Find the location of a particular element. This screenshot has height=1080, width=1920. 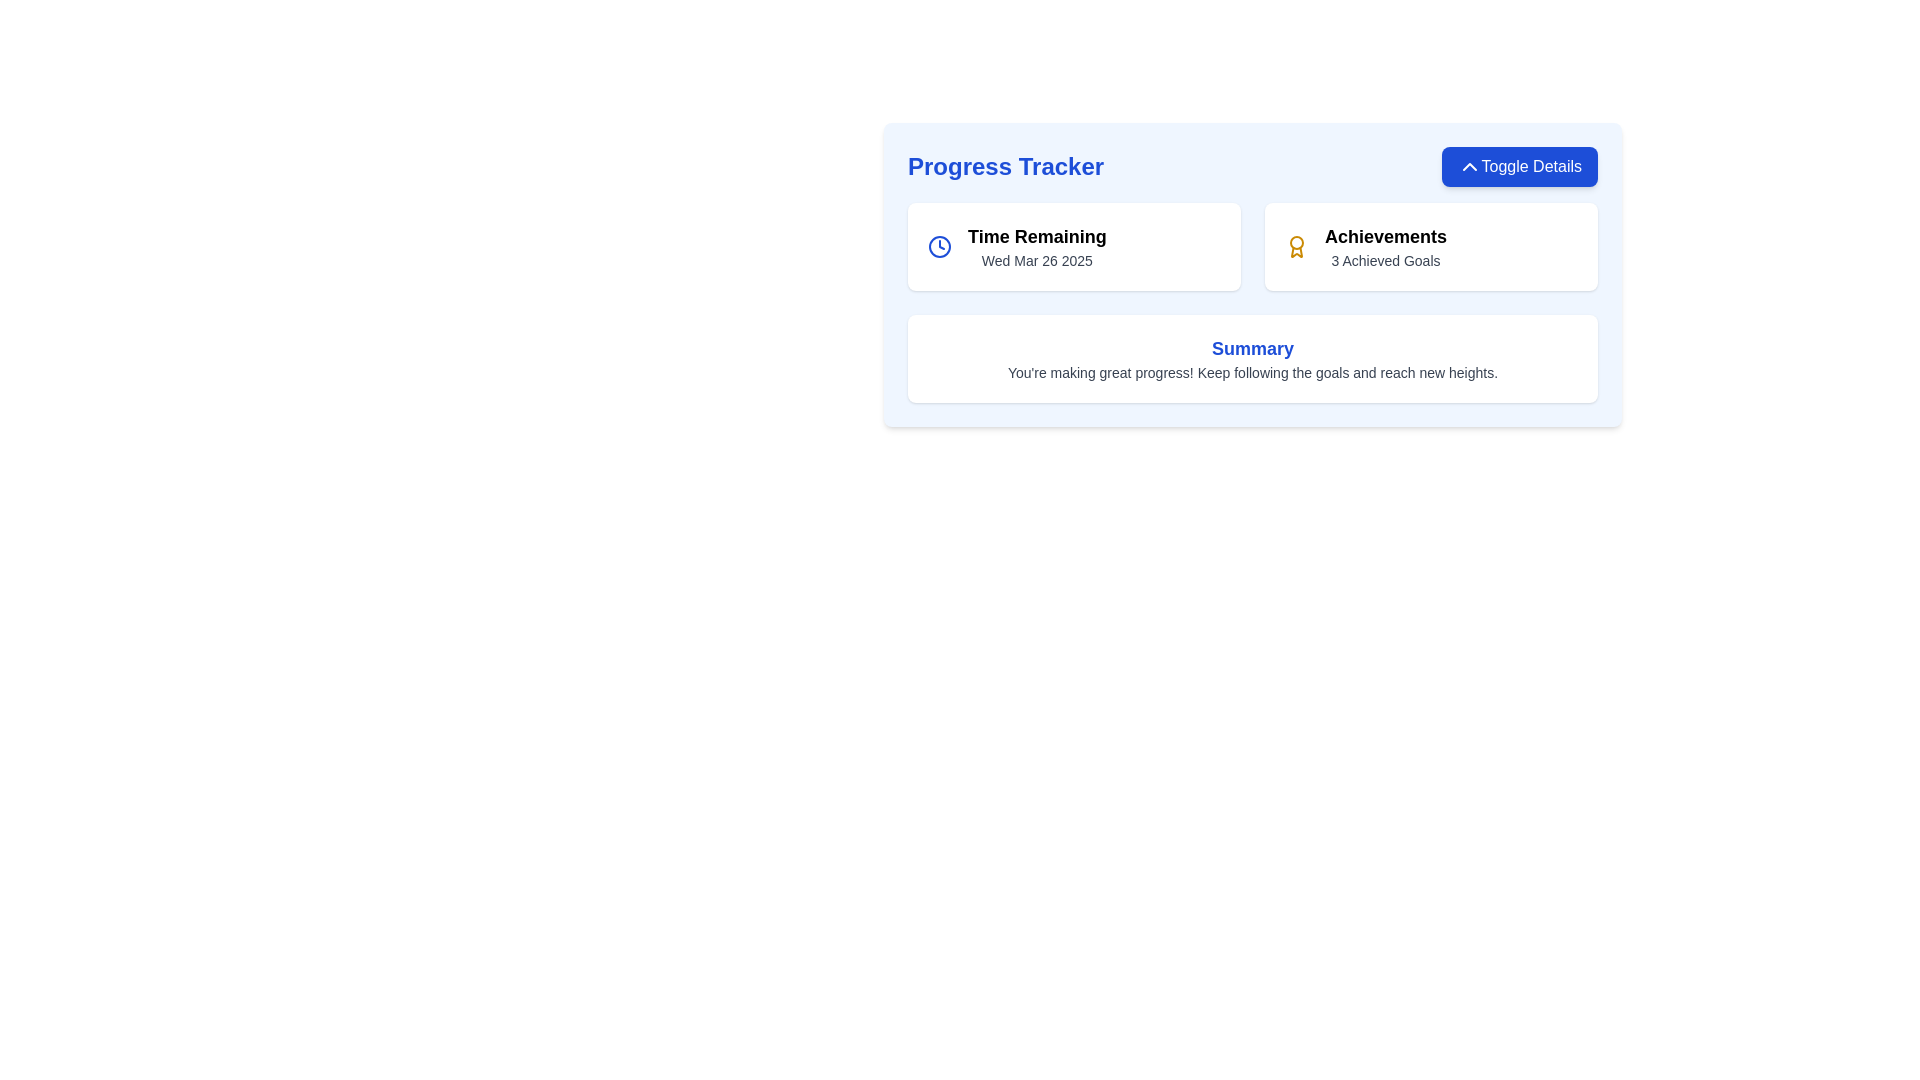

text displayed in the top-left region of the first card, next to the small blue clock icon, which indicates the remaining time and specific date is located at coordinates (1037, 245).